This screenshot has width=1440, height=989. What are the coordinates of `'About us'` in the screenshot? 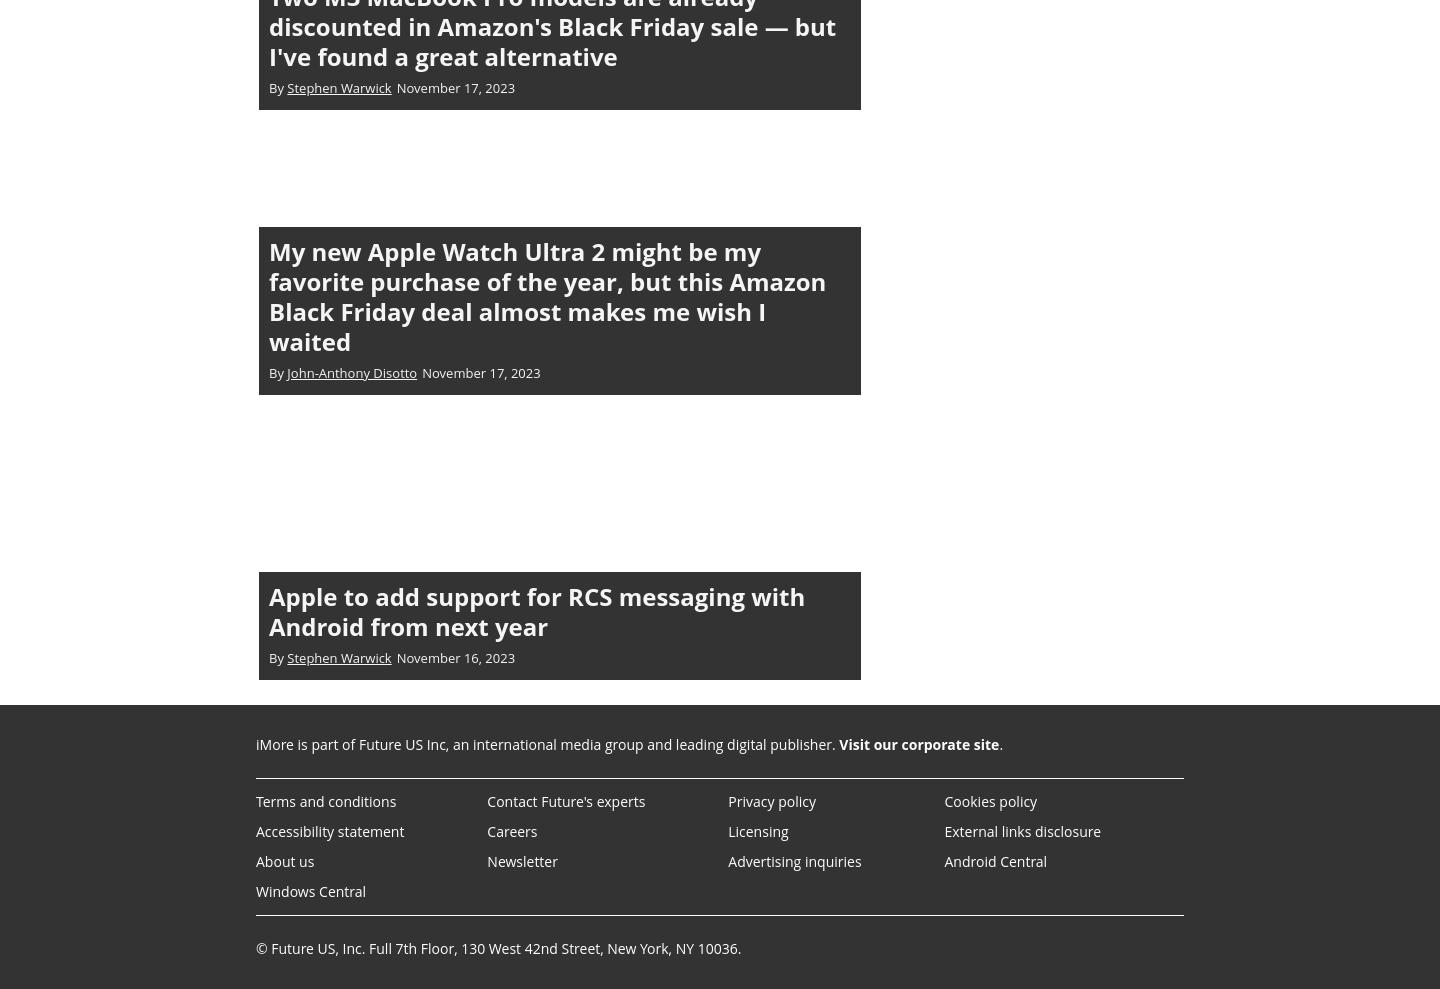 It's located at (283, 860).